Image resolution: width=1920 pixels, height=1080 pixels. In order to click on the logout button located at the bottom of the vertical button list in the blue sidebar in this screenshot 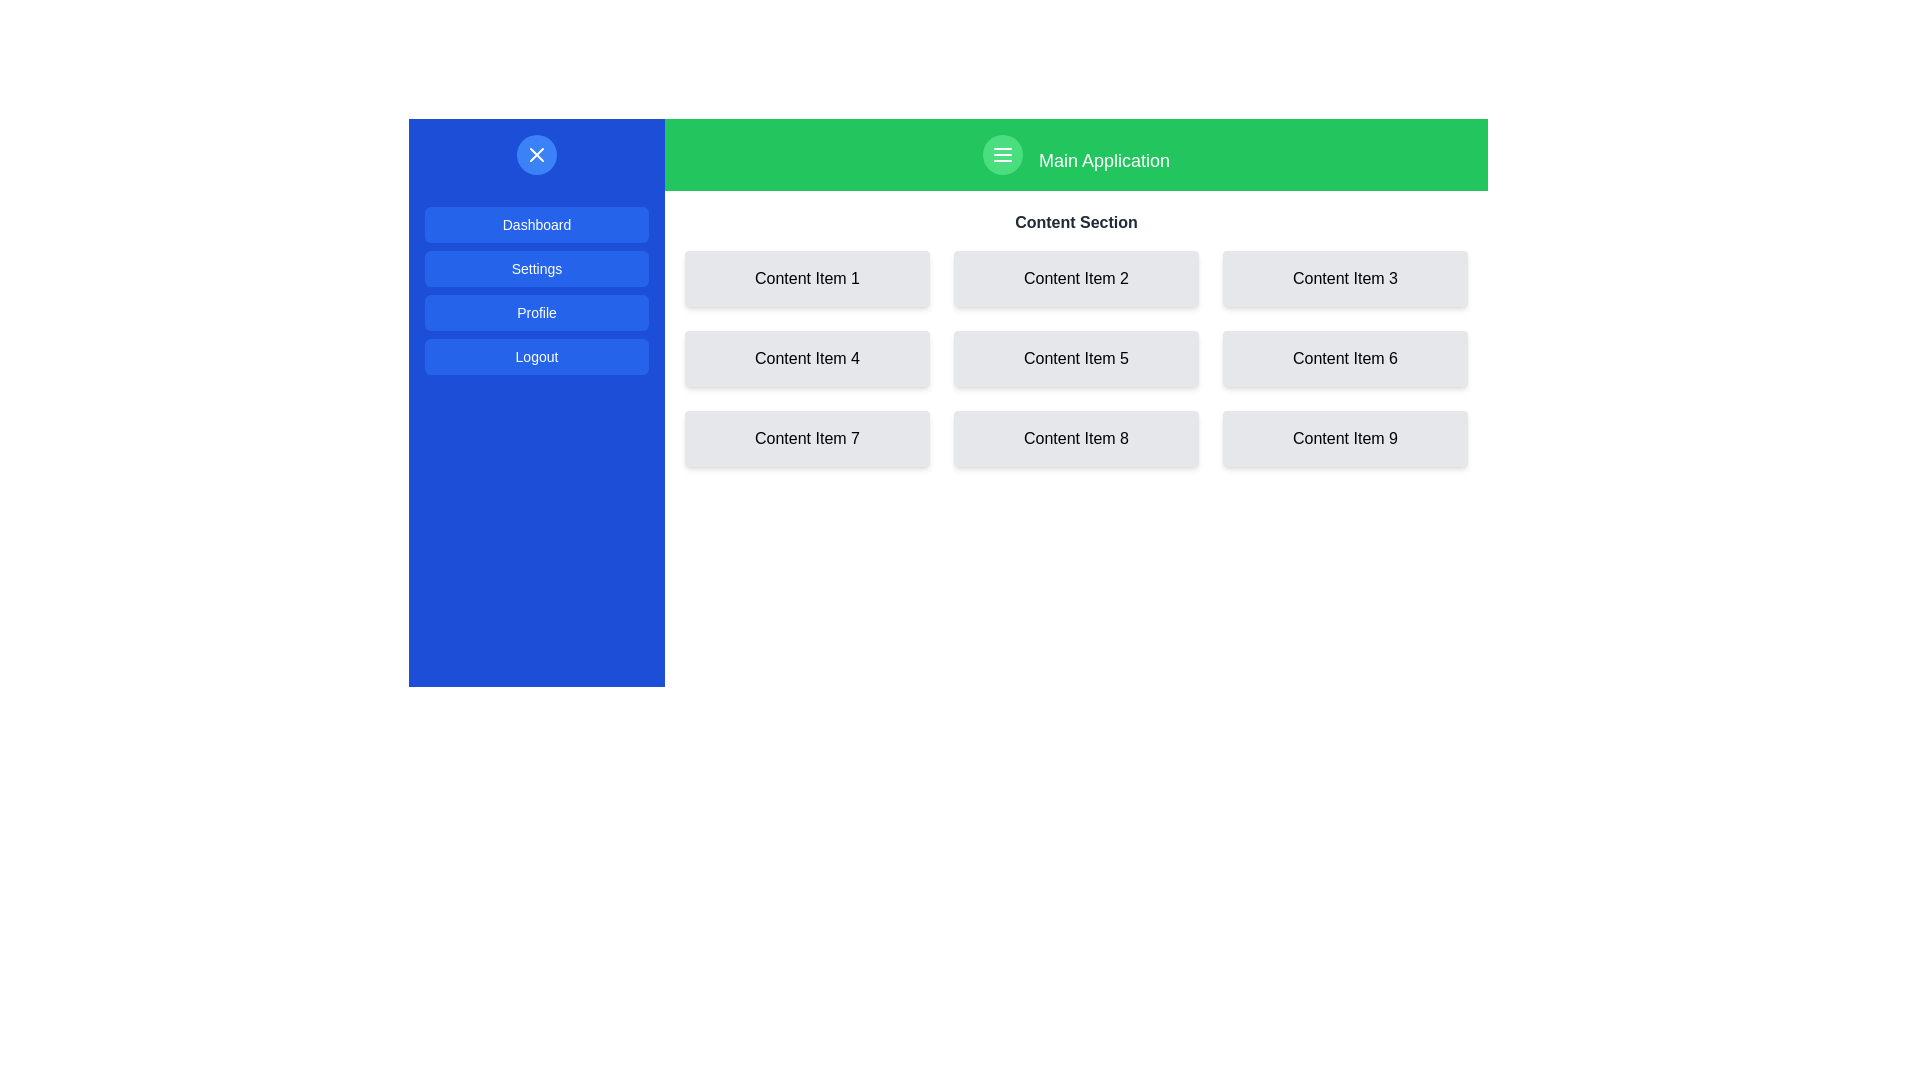, I will do `click(537, 356)`.